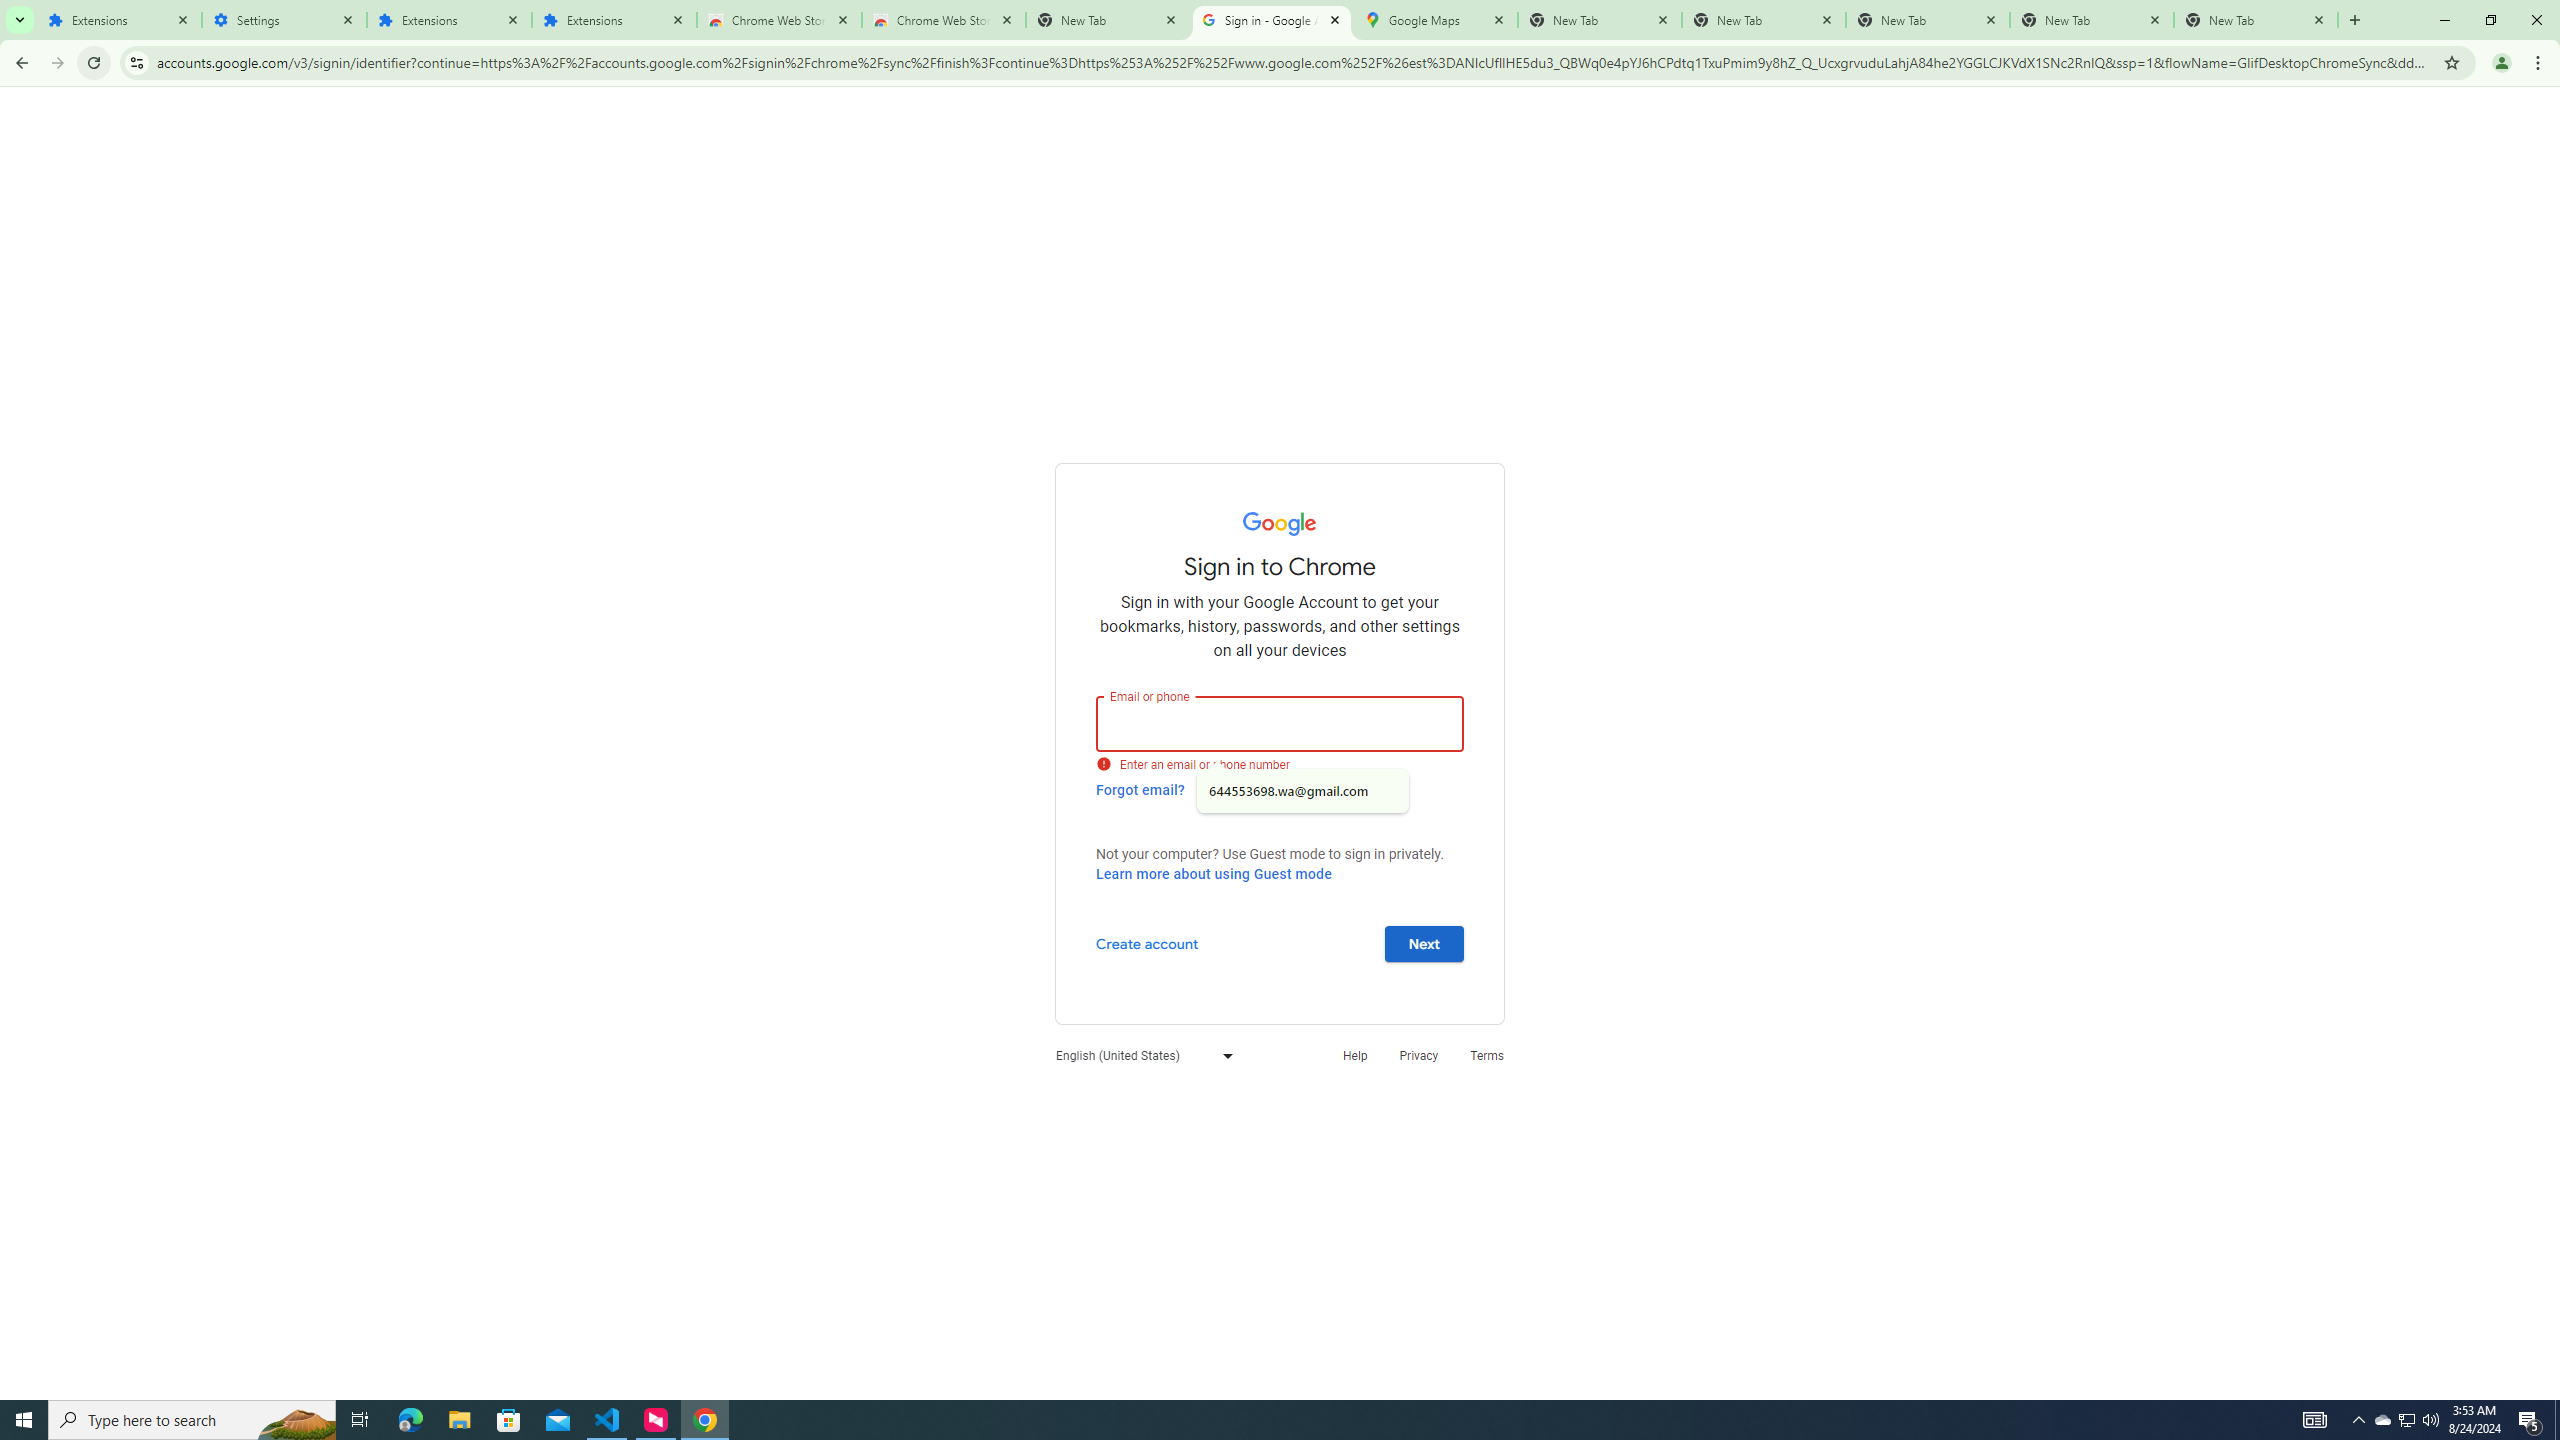 This screenshot has width=2560, height=1440. What do you see at coordinates (2352, 19) in the screenshot?
I see `'New Tab'` at bounding box center [2352, 19].